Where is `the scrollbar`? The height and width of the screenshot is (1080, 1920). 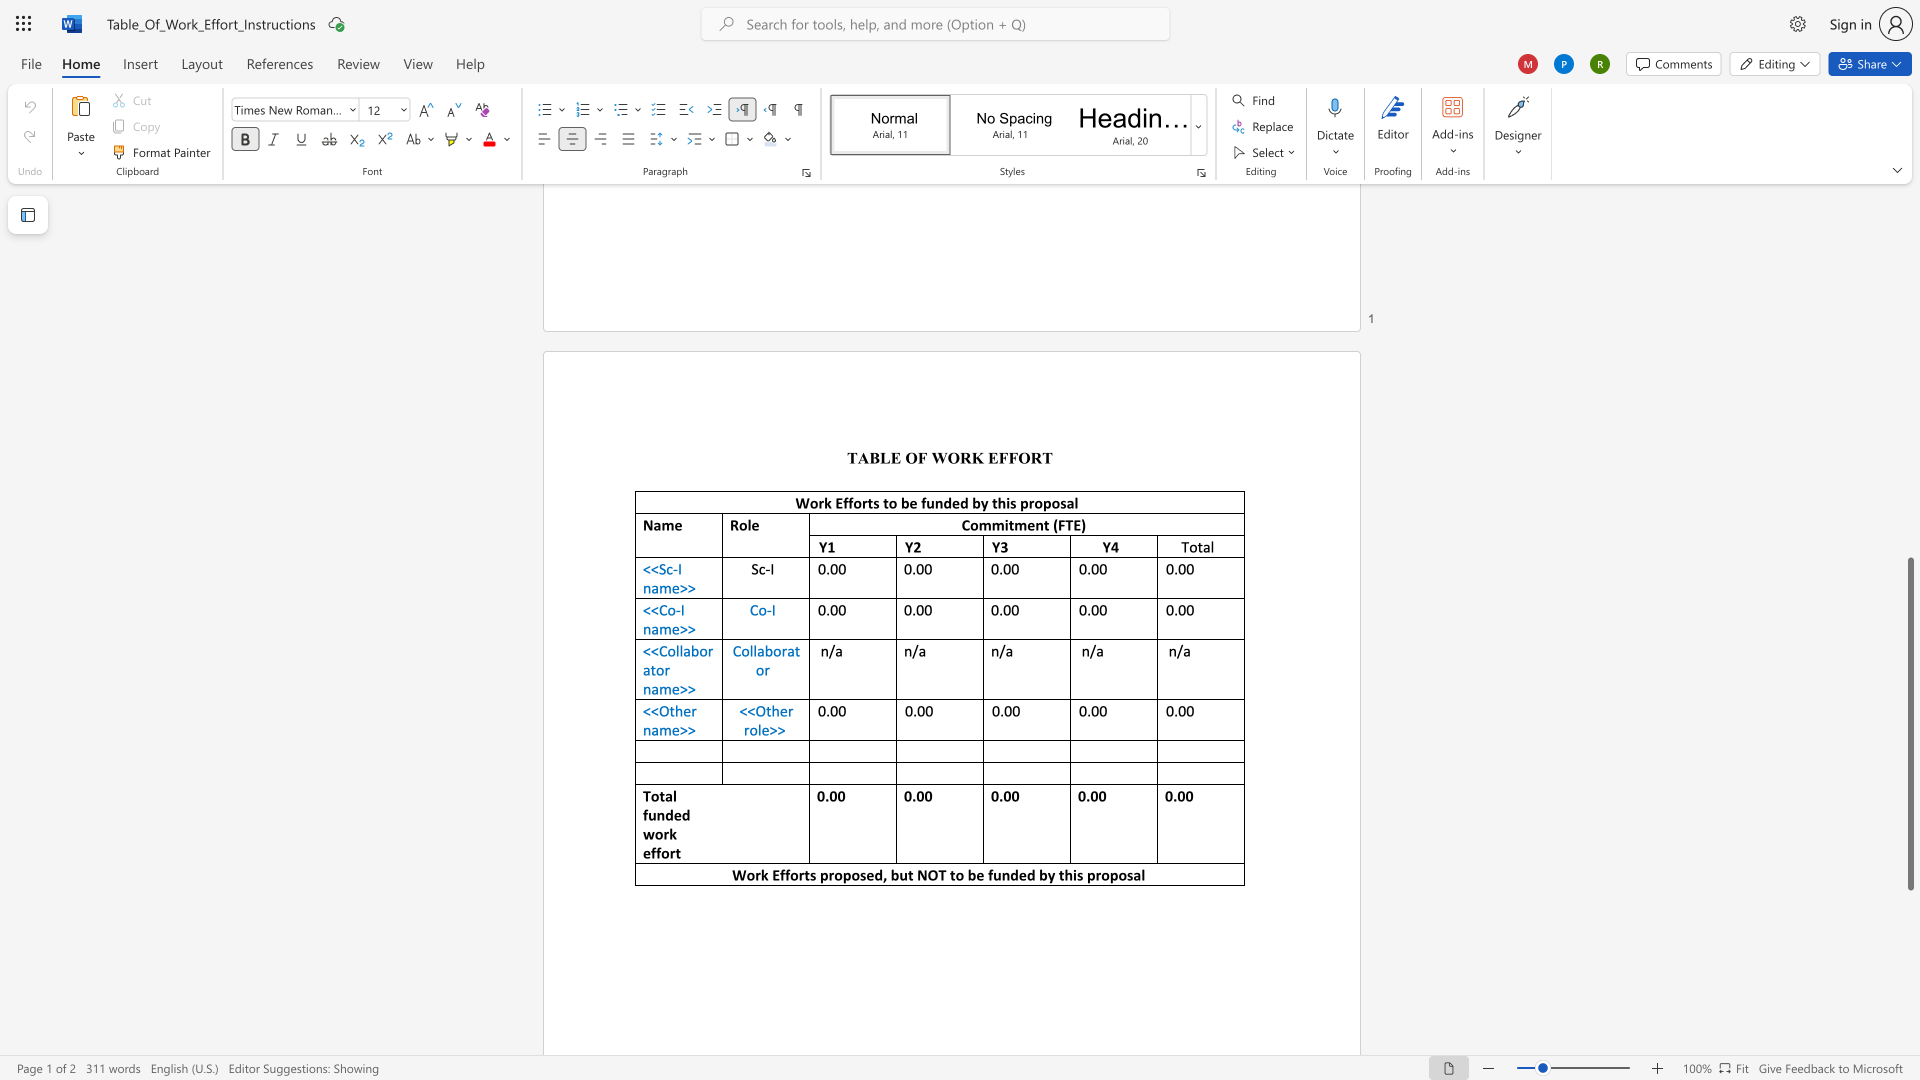 the scrollbar is located at coordinates (1909, 258).